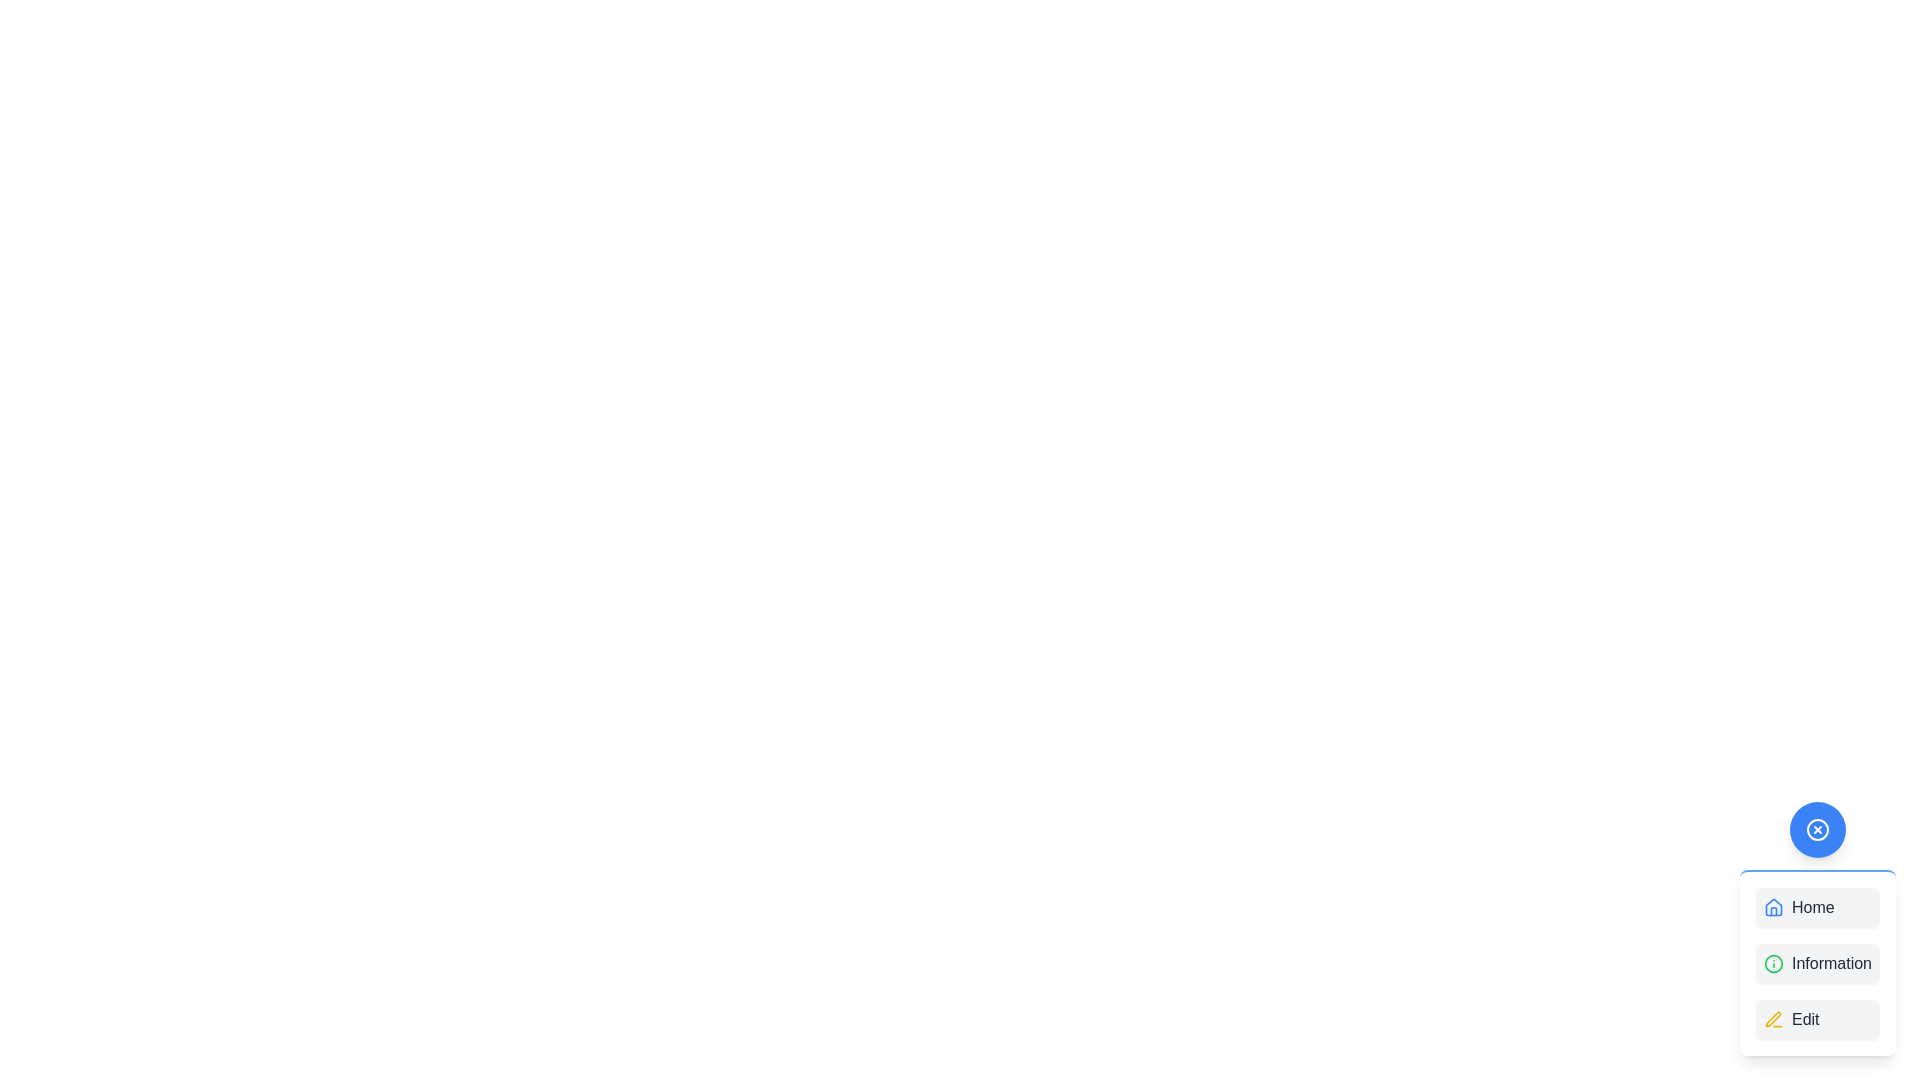 The image size is (1920, 1080). I want to click on the 'Home' icon graphic located at the top-left corner of the menu, so click(1773, 907).